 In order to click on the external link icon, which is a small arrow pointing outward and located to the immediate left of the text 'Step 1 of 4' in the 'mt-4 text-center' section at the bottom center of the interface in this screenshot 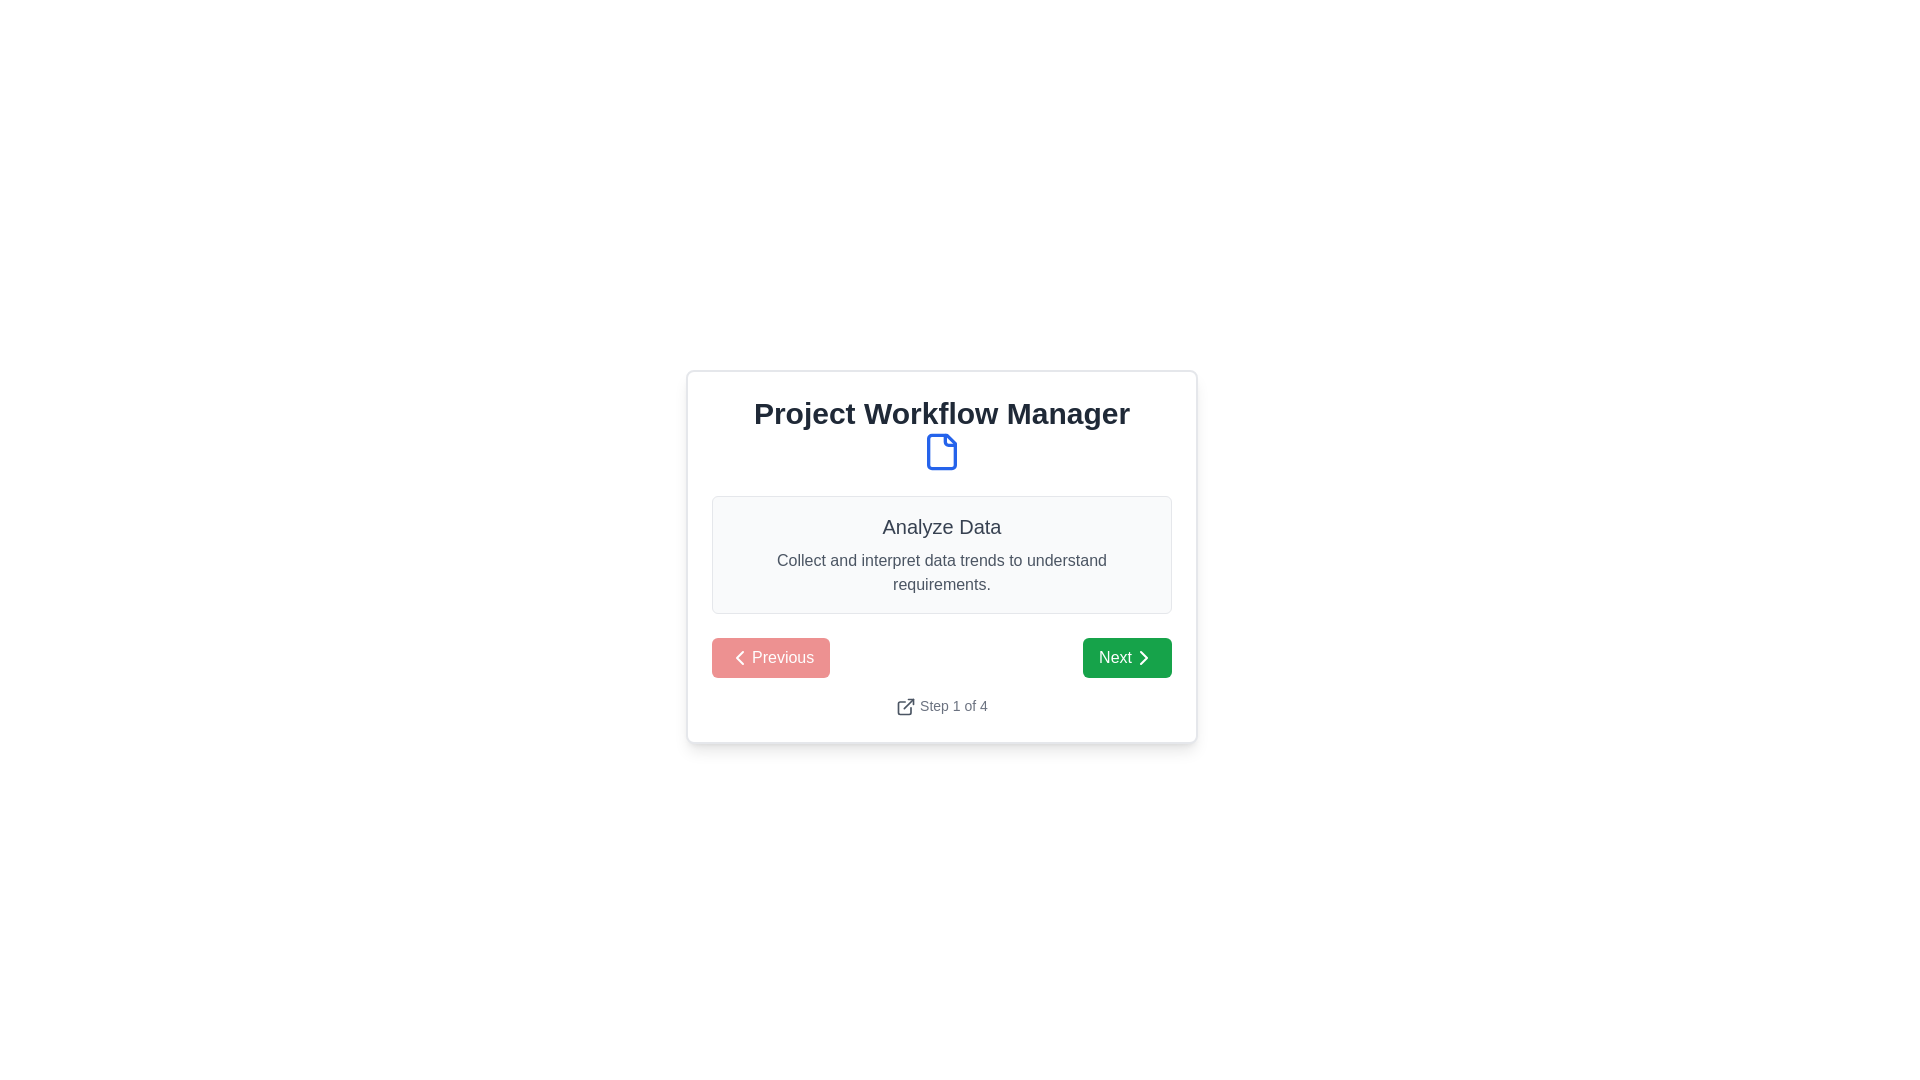, I will do `click(905, 705)`.